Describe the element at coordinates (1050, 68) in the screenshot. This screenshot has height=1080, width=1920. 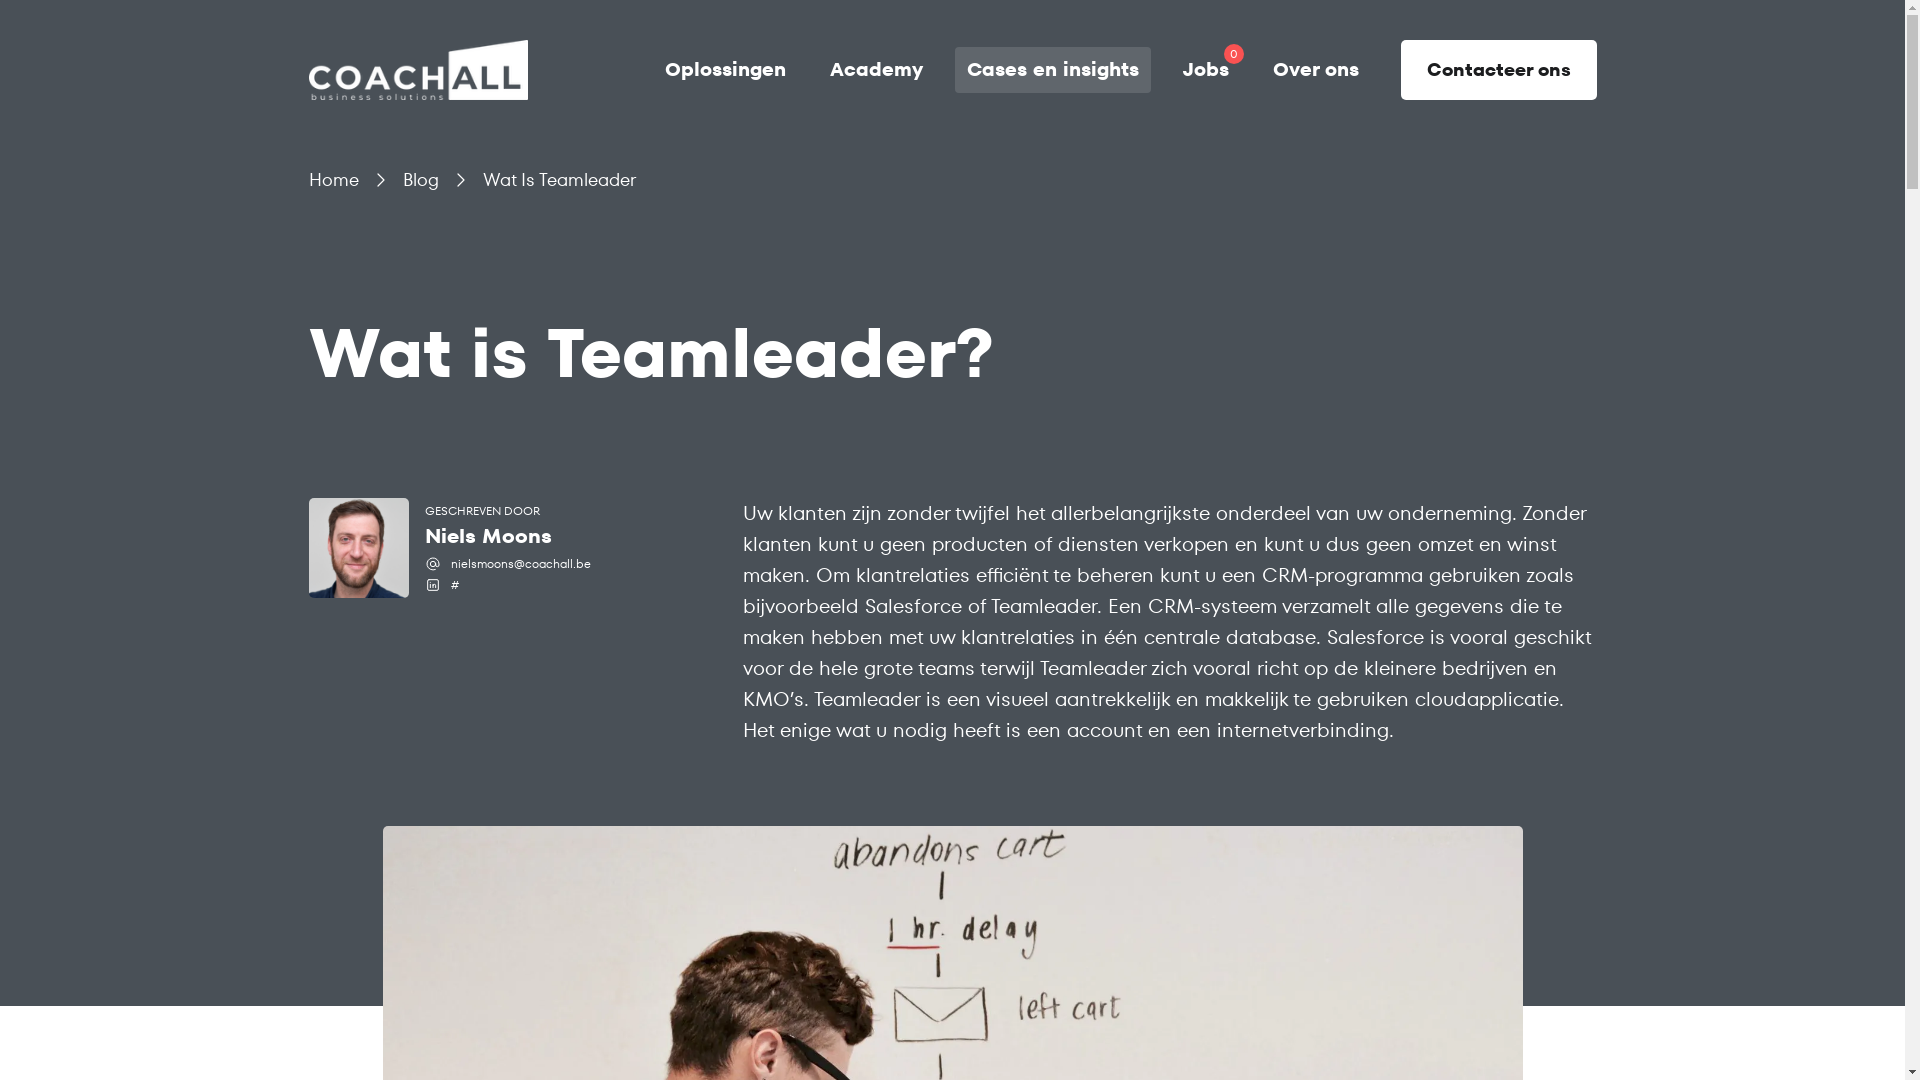
I see `'Cases en insights'` at that location.